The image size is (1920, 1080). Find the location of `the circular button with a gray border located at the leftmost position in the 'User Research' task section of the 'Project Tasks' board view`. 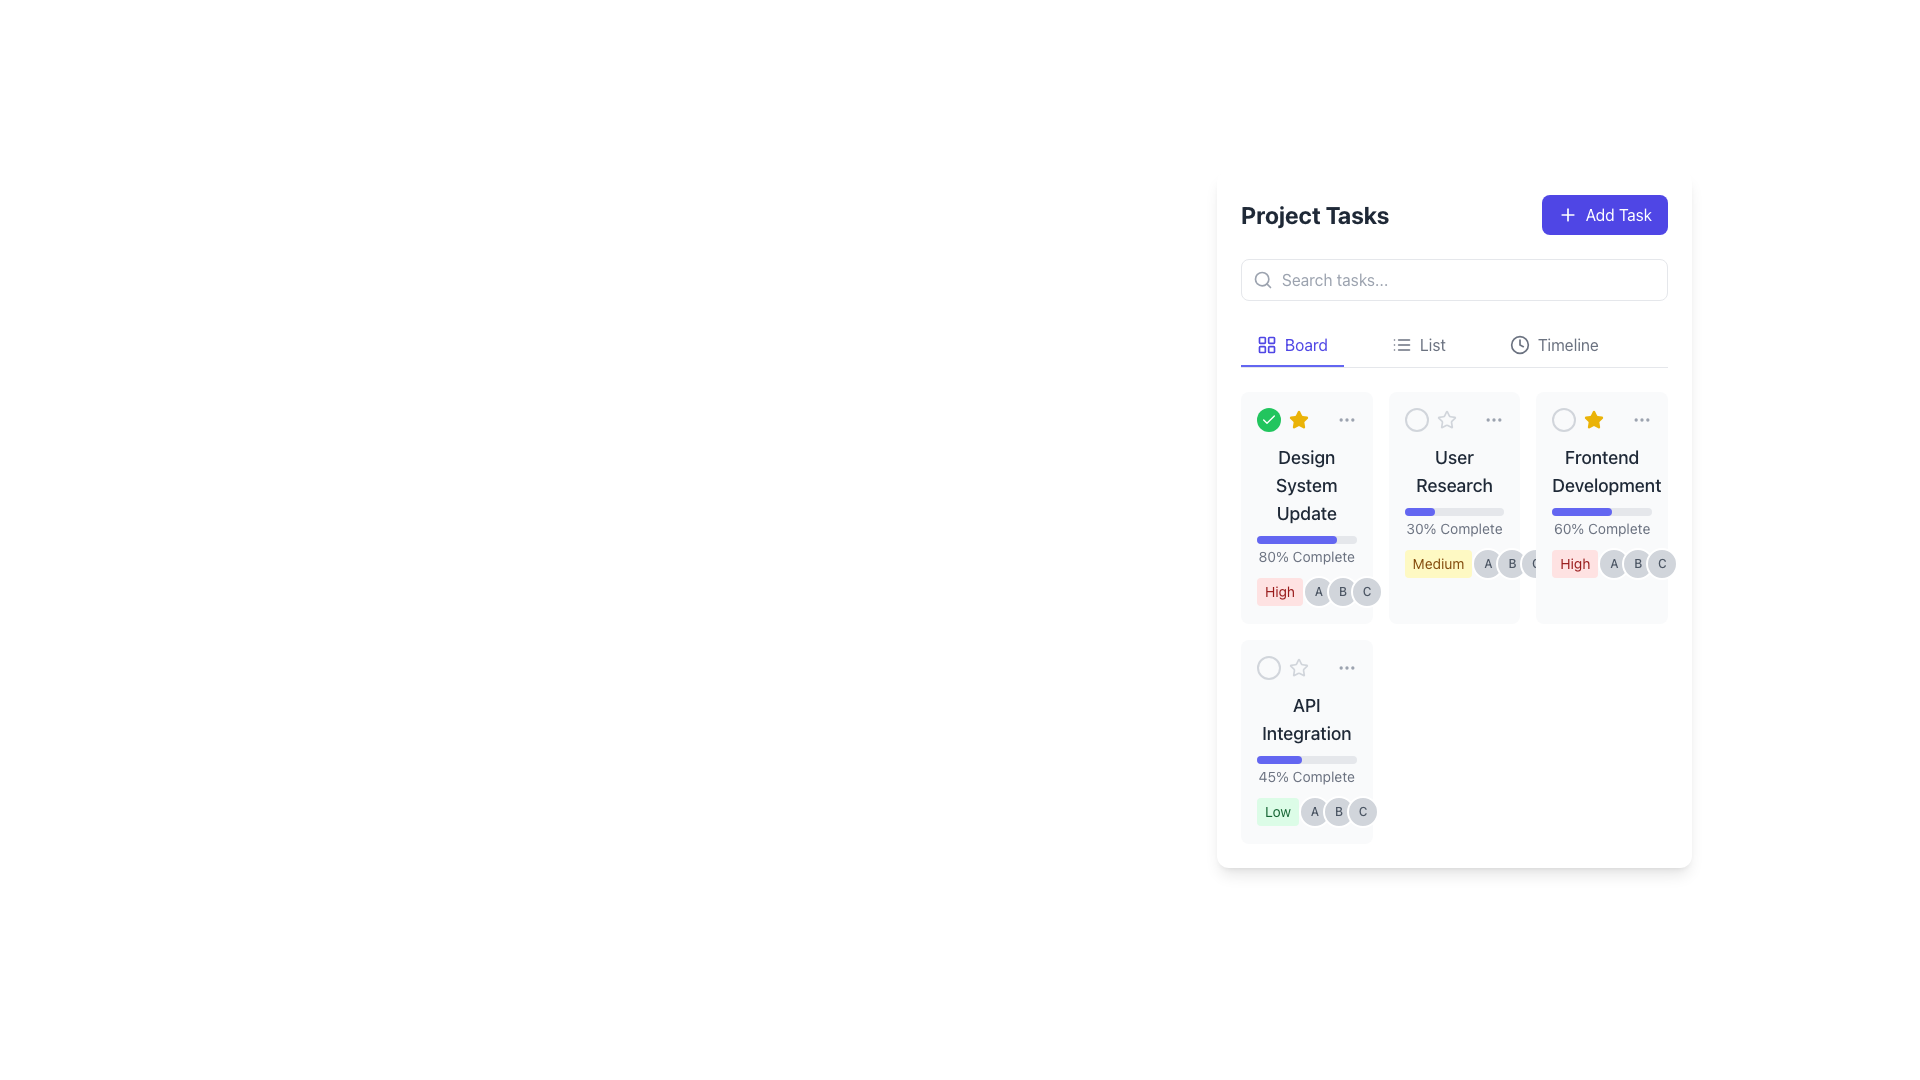

the circular button with a gray border located at the leftmost position in the 'User Research' task section of the 'Project Tasks' board view is located at coordinates (1415, 419).